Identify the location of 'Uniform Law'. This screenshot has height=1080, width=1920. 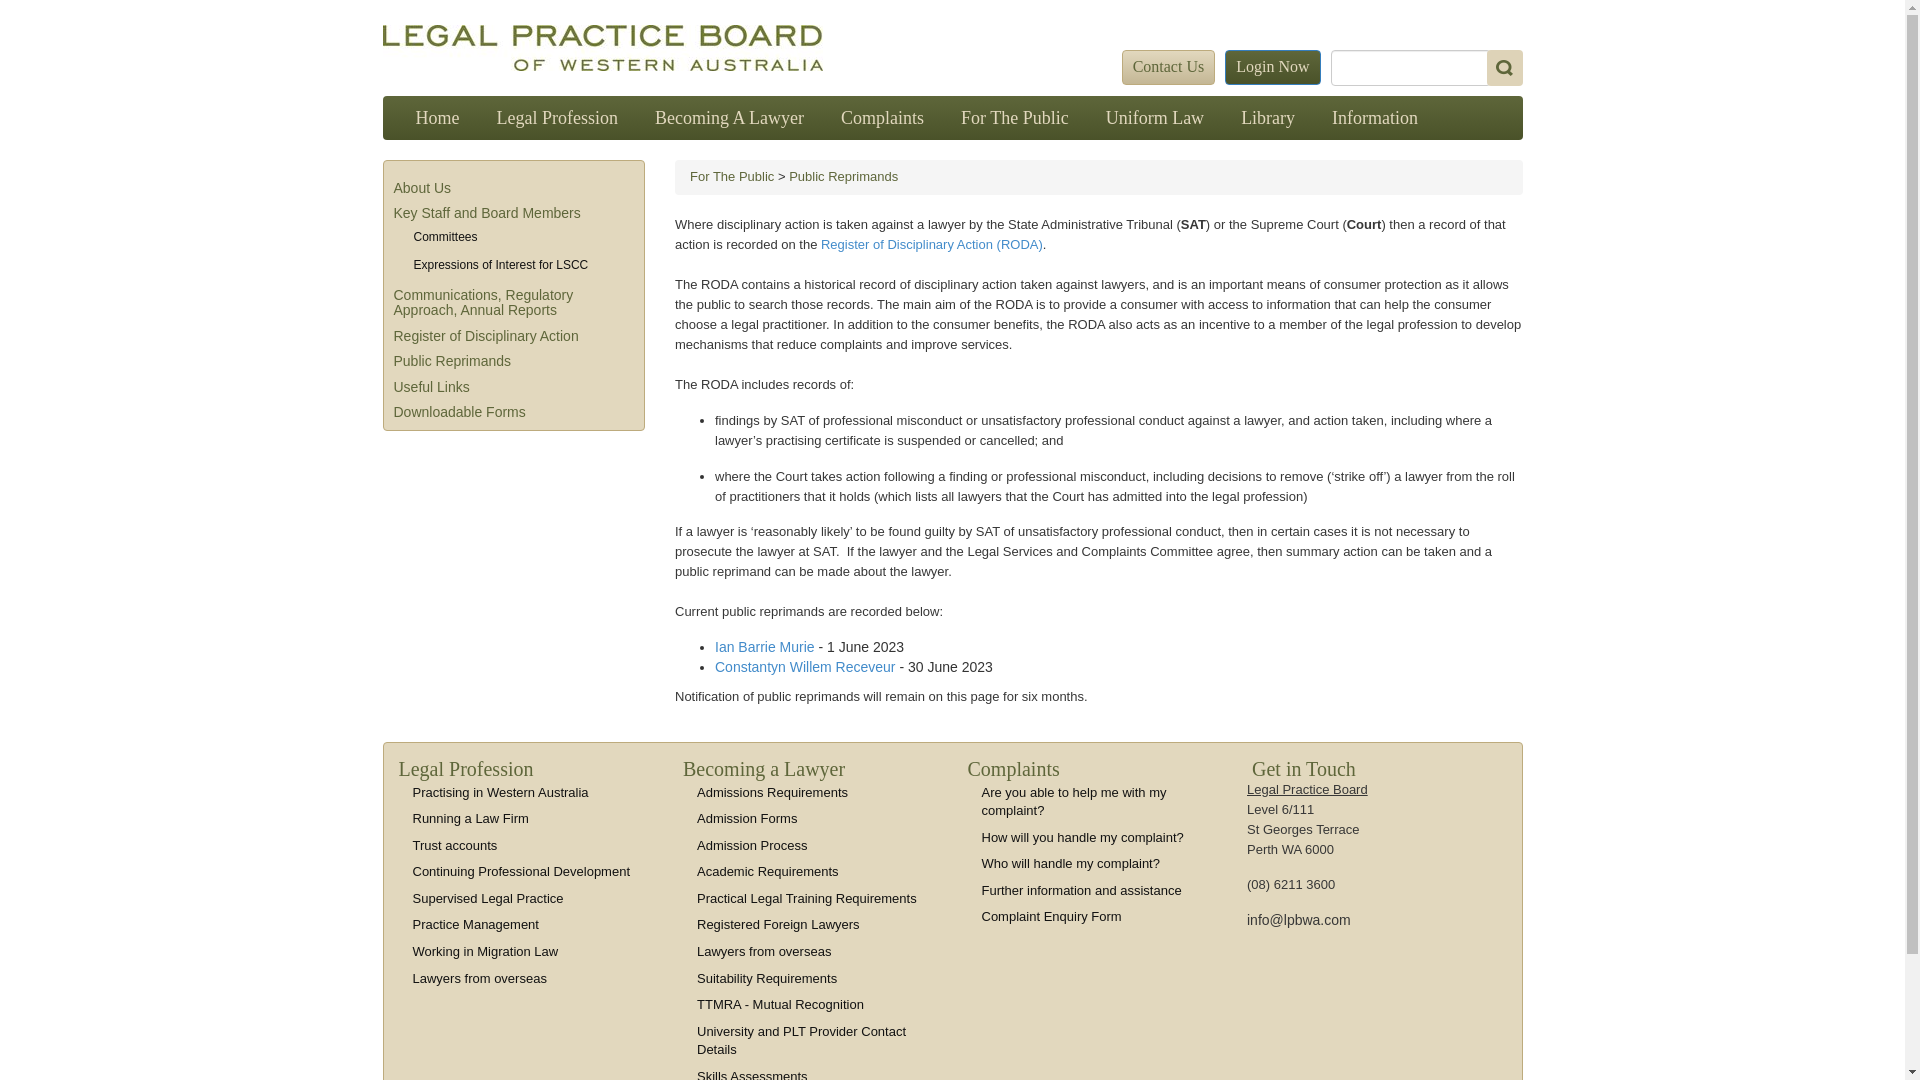
(1155, 118).